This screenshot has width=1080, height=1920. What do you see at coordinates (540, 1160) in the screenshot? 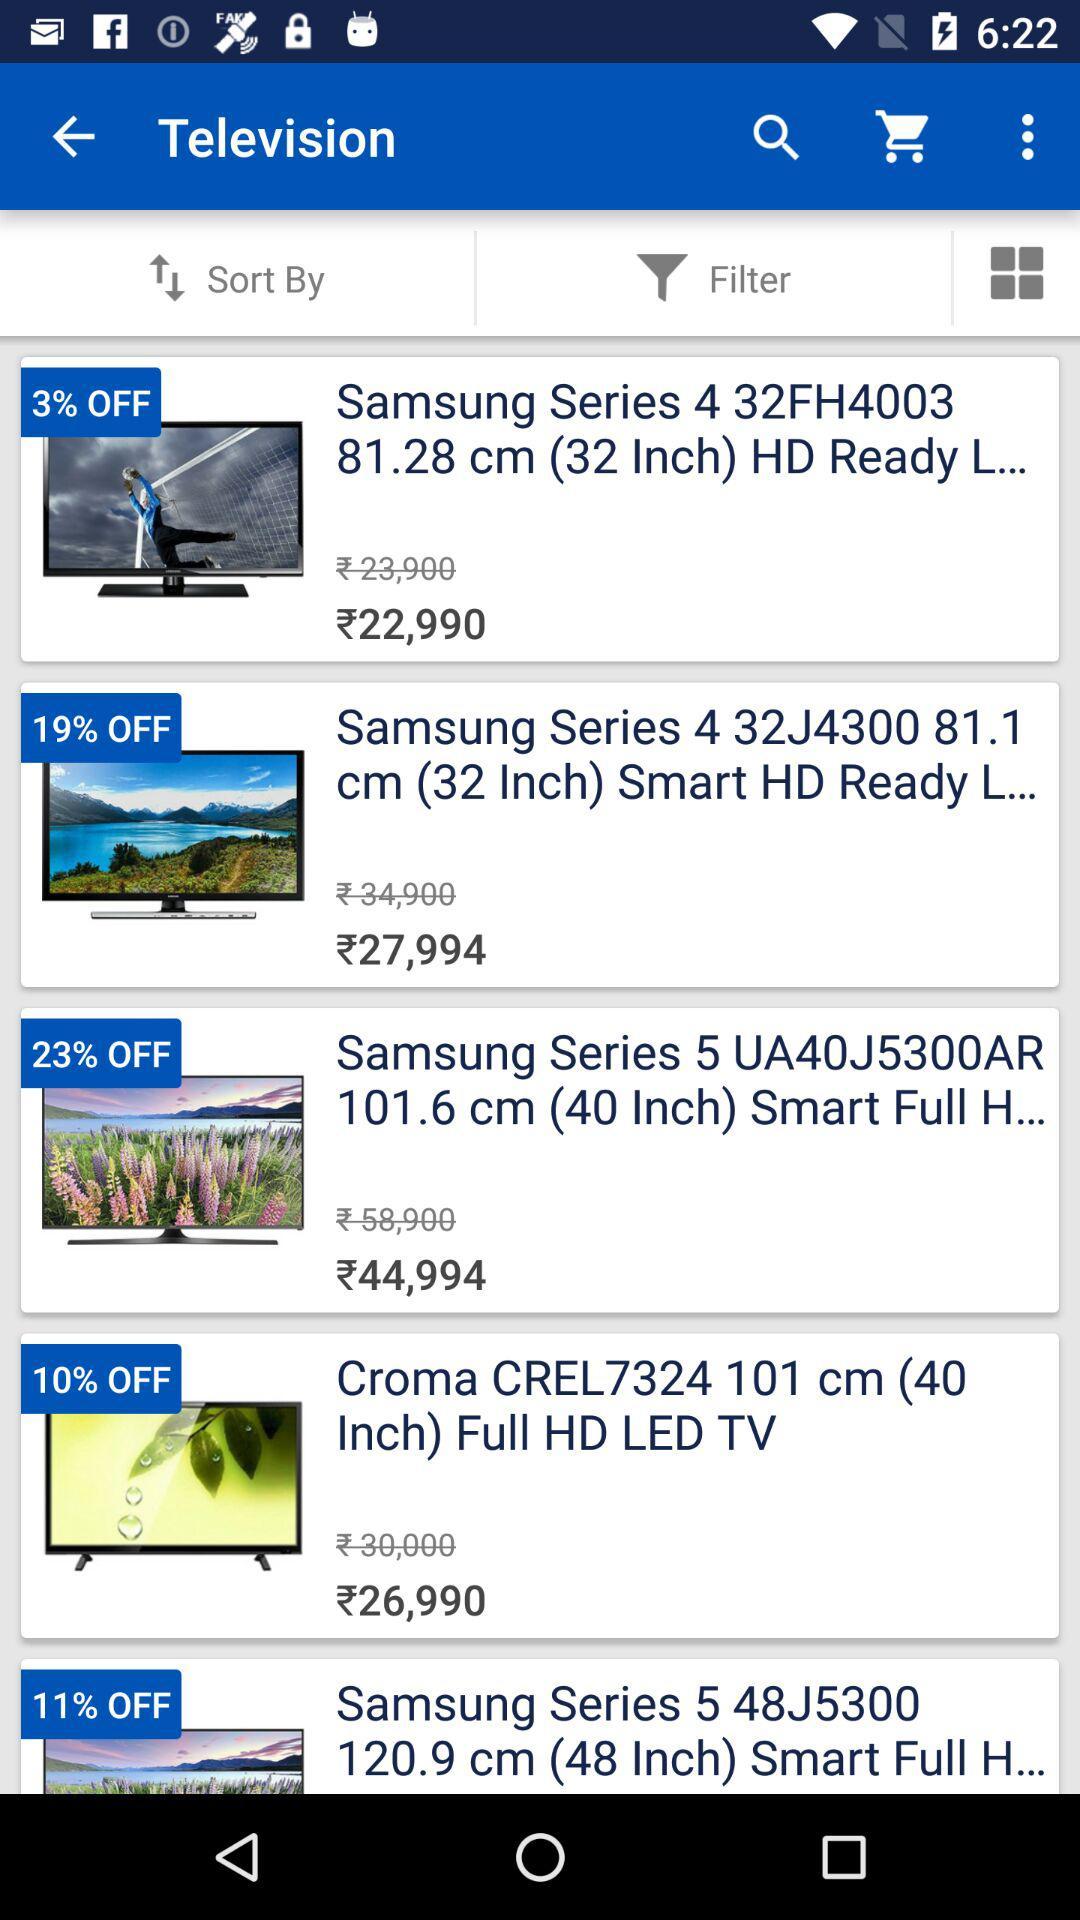
I see `the third row` at bounding box center [540, 1160].